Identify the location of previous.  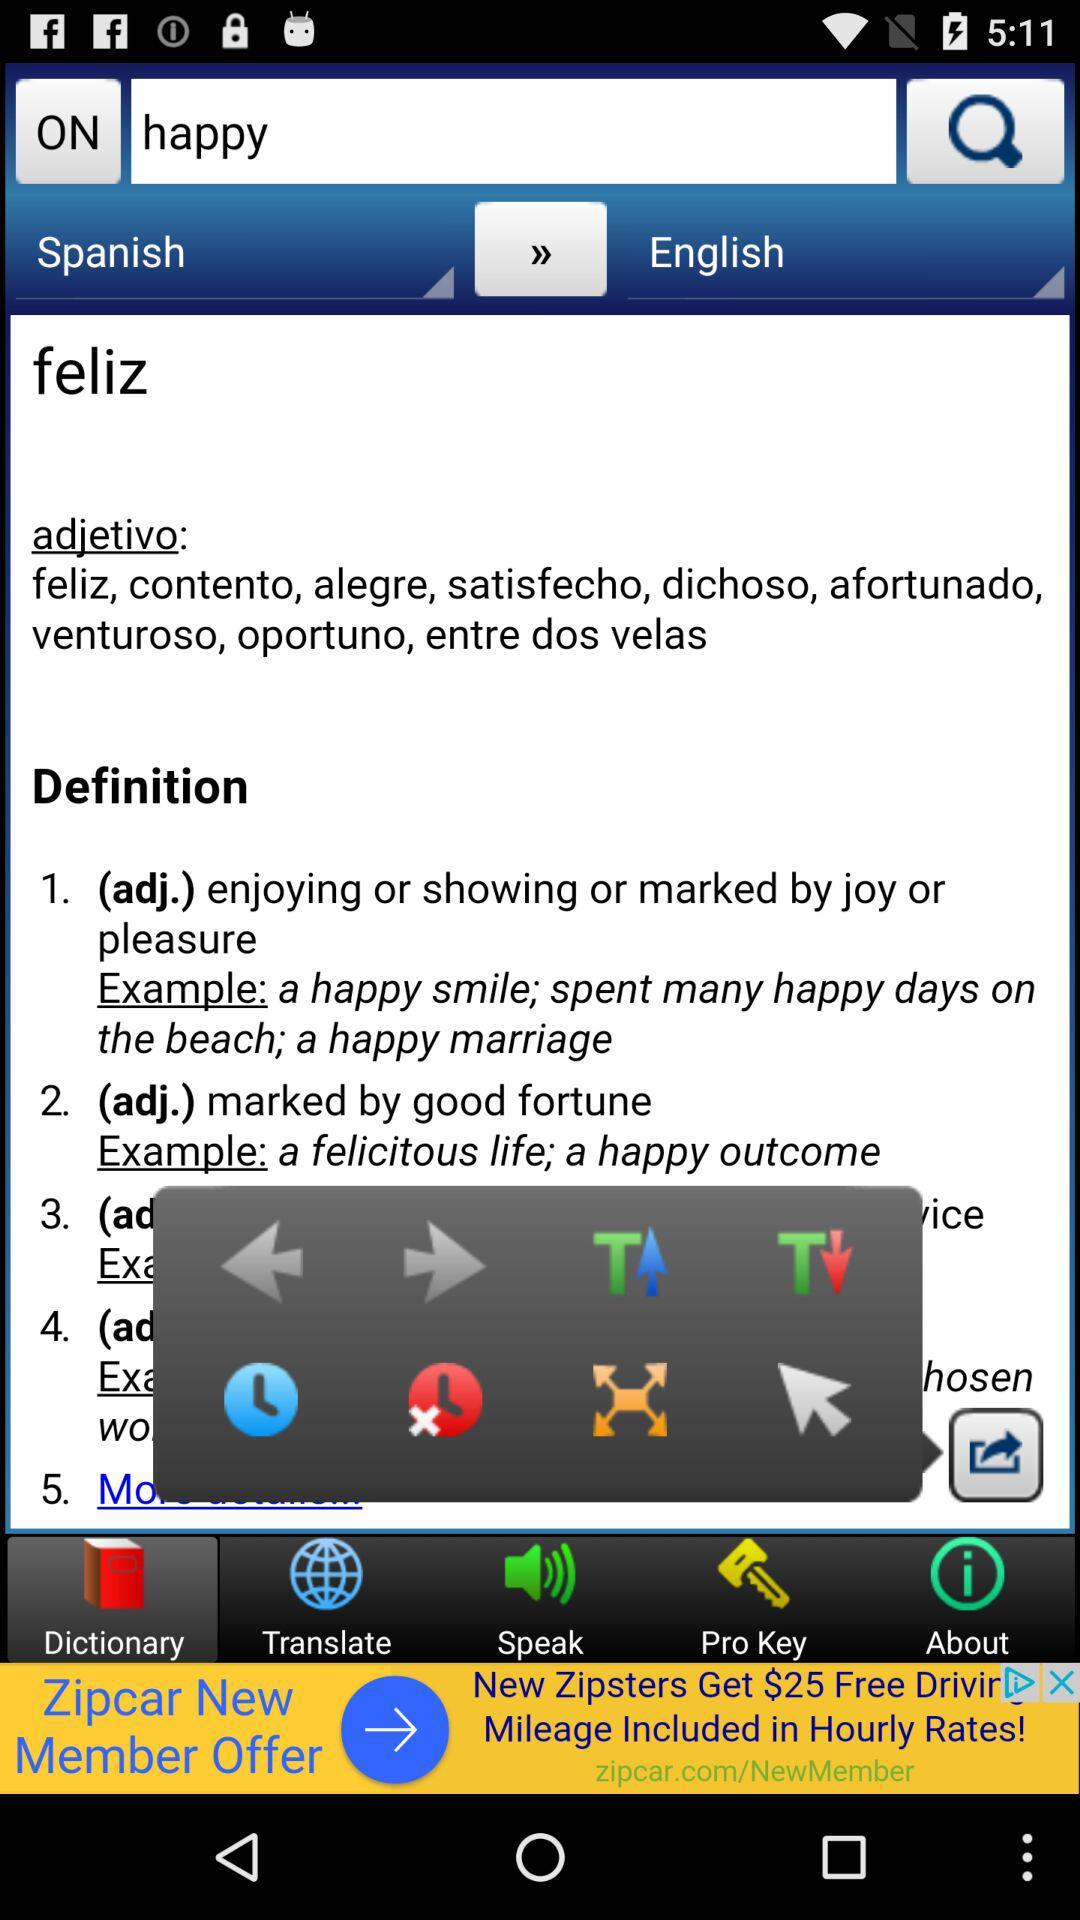
(260, 1271).